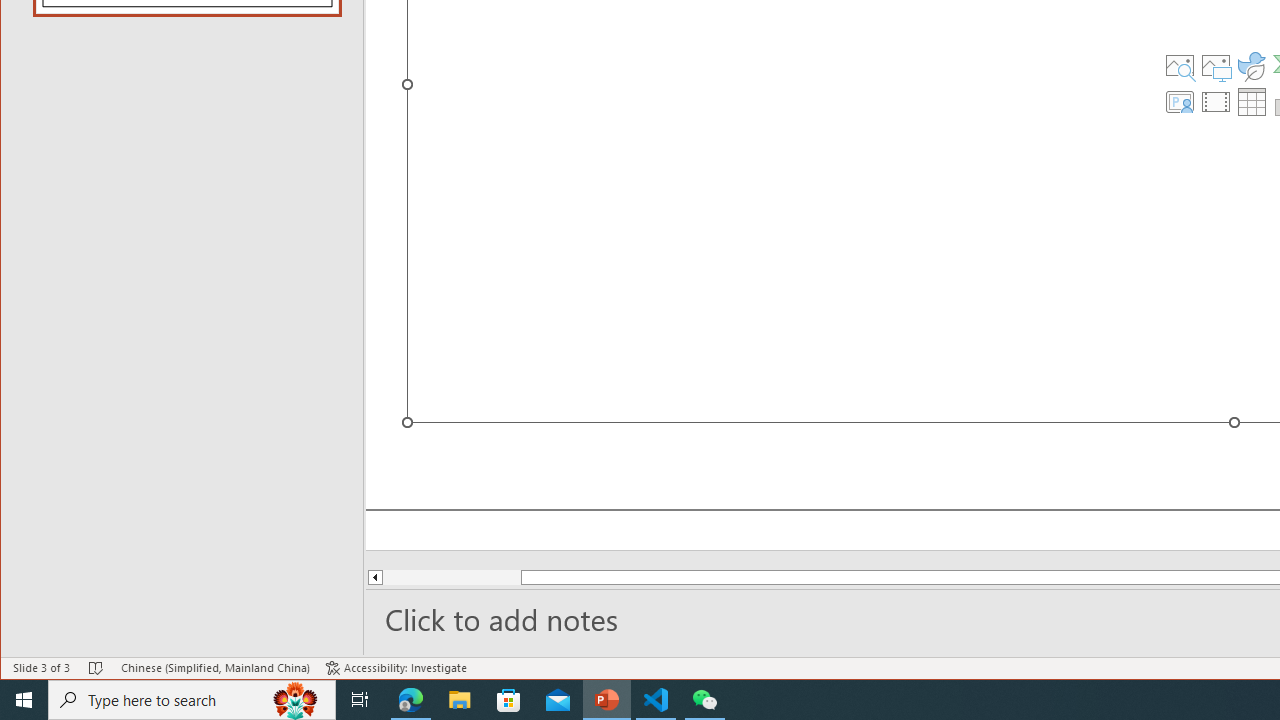  I want to click on 'Insert an Icon', so click(1251, 64).